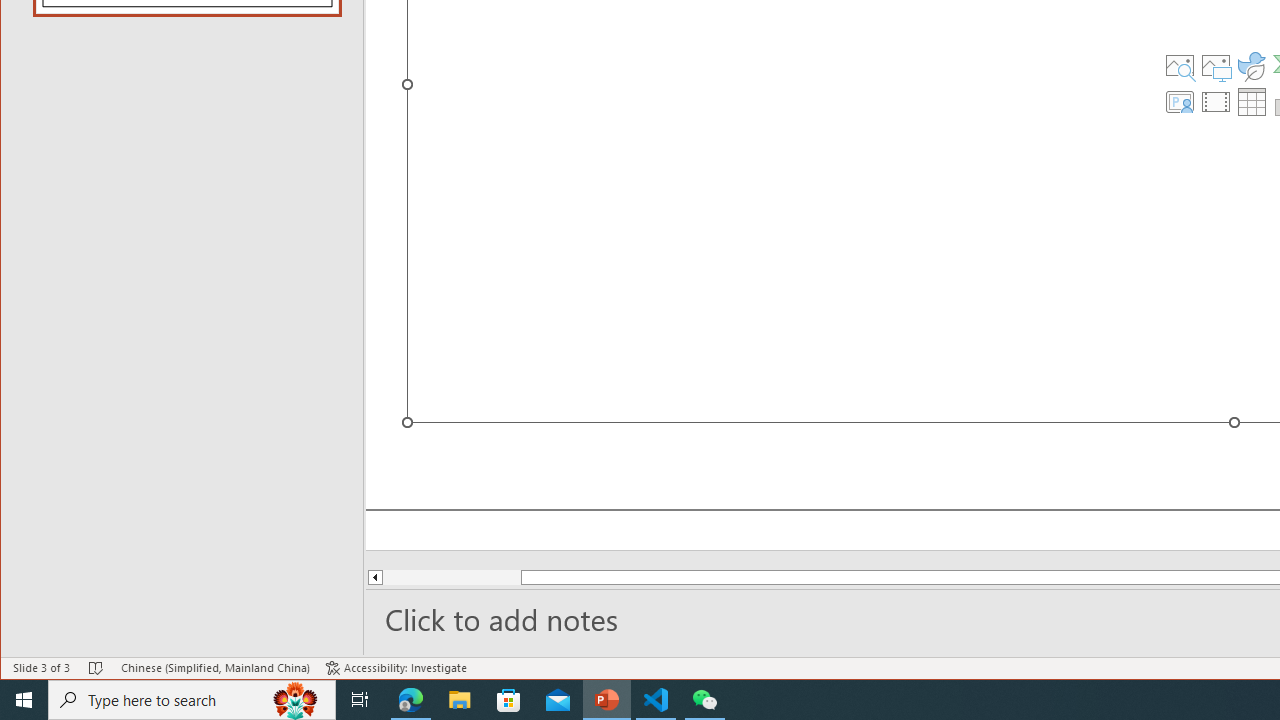  I want to click on 'Insert an Icon', so click(1251, 64).